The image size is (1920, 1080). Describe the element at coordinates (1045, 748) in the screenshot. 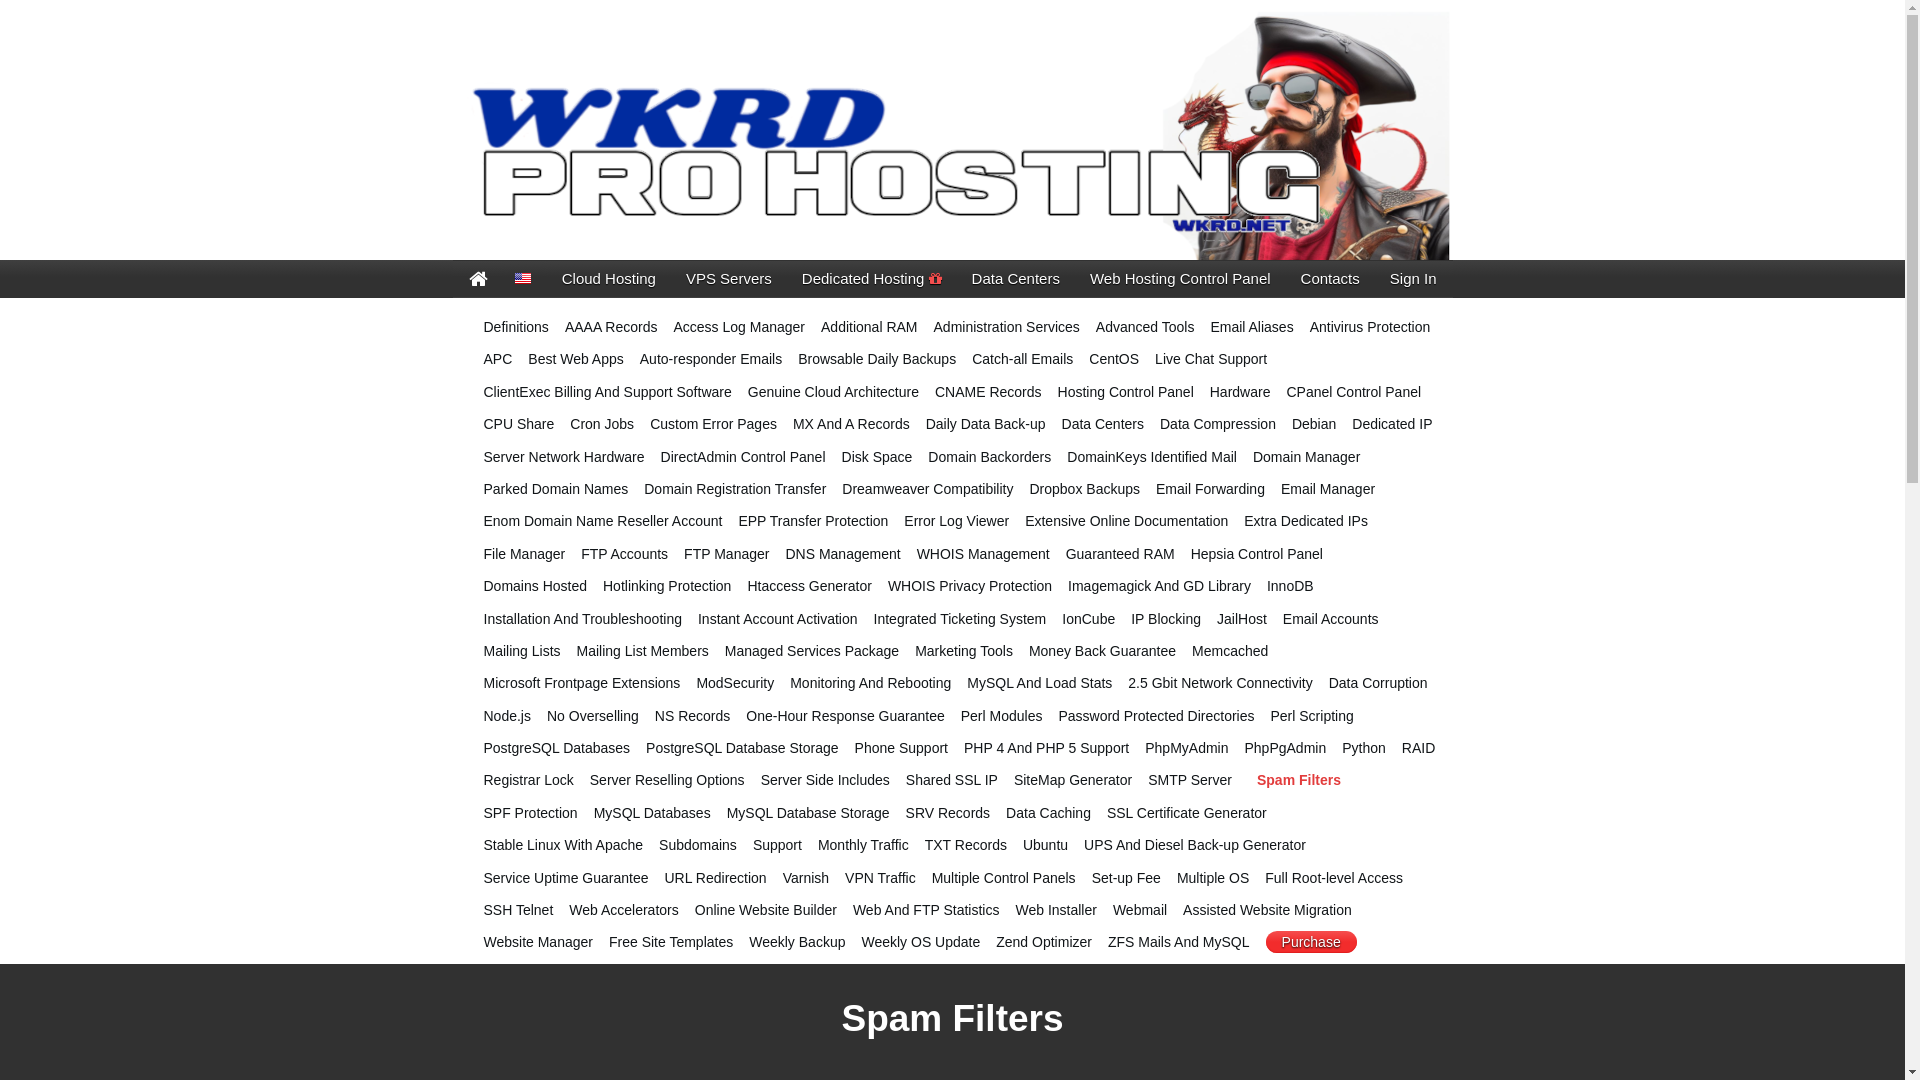

I see `'PHP 4 And PHP 5 Support'` at that location.